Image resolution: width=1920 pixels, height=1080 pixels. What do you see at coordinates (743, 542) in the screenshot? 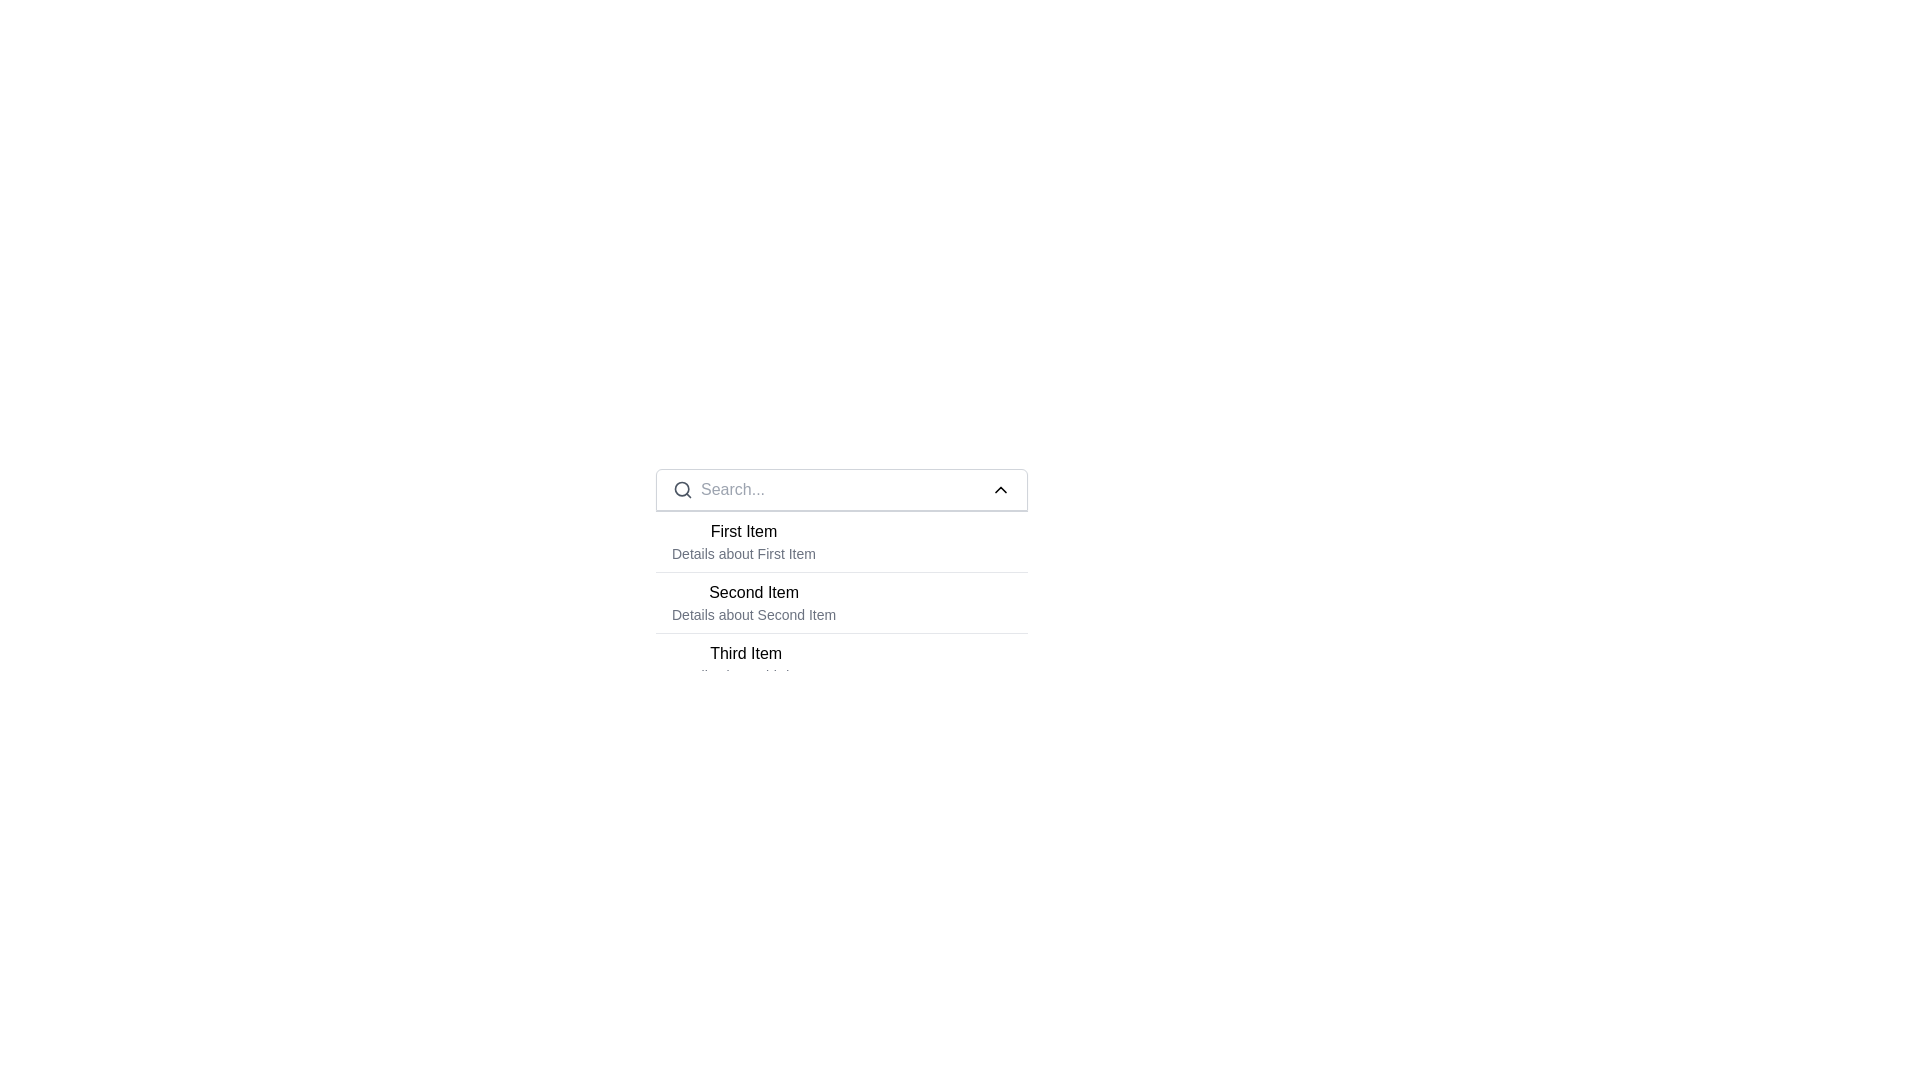
I see `on the first item in the selectable list, which has a title and subtitle` at bounding box center [743, 542].